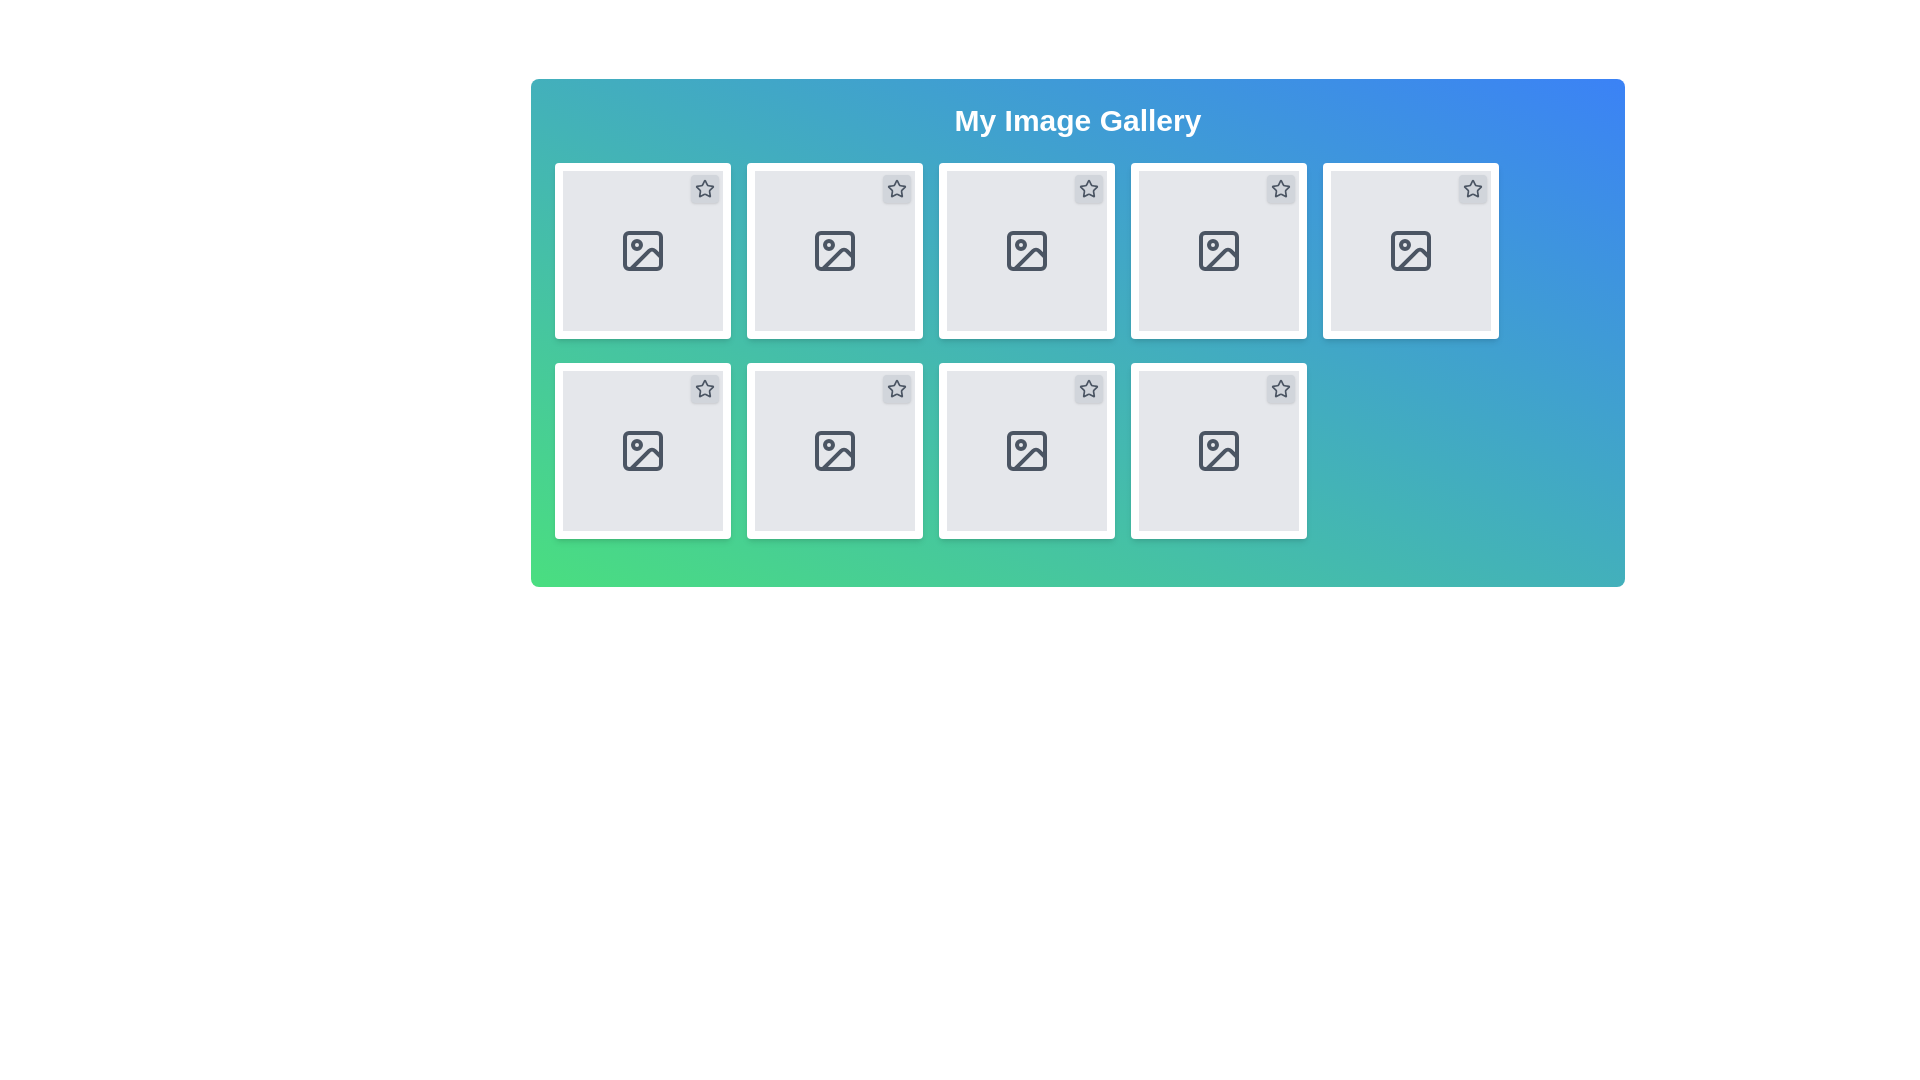 The height and width of the screenshot is (1080, 1920). I want to click on the icon or image placeholder, so click(1218, 451).